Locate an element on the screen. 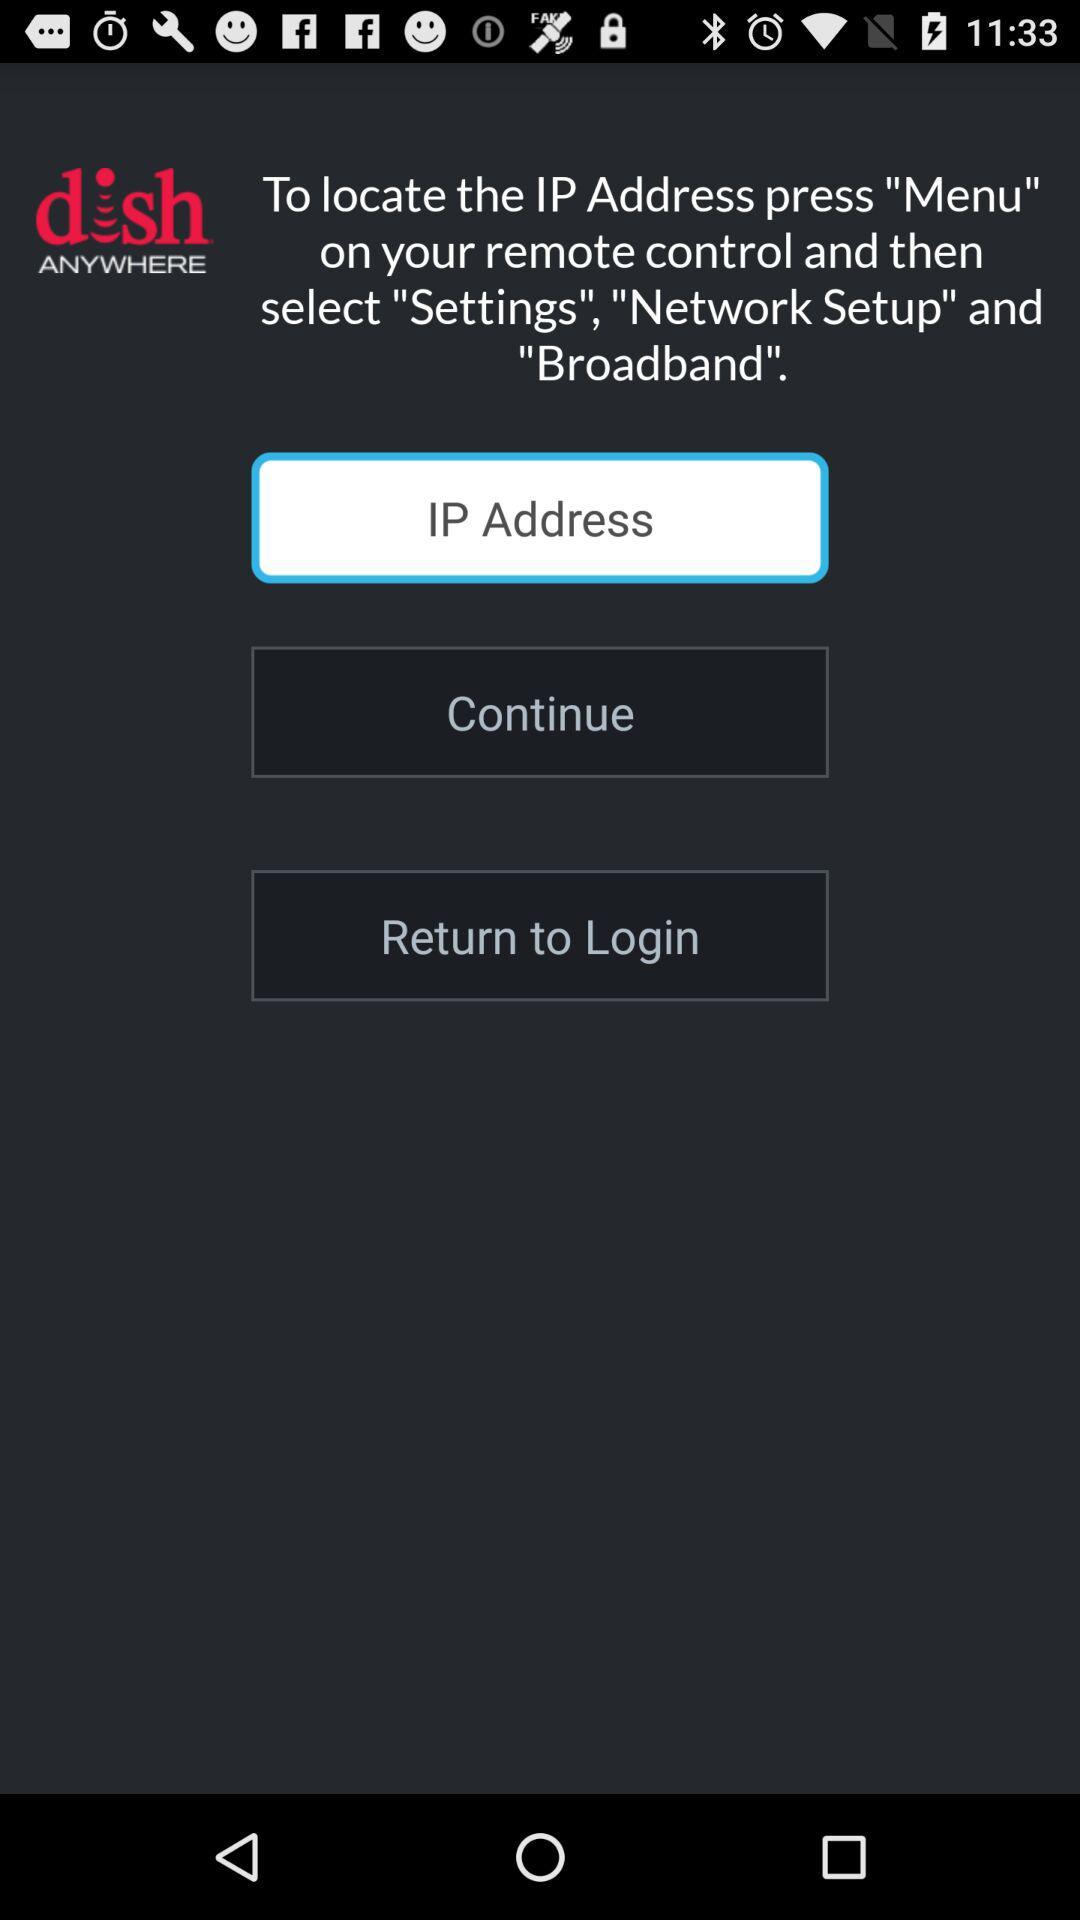 The height and width of the screenshot is (1920, 1080). item below to locate the is located at coordinates (540, 517).